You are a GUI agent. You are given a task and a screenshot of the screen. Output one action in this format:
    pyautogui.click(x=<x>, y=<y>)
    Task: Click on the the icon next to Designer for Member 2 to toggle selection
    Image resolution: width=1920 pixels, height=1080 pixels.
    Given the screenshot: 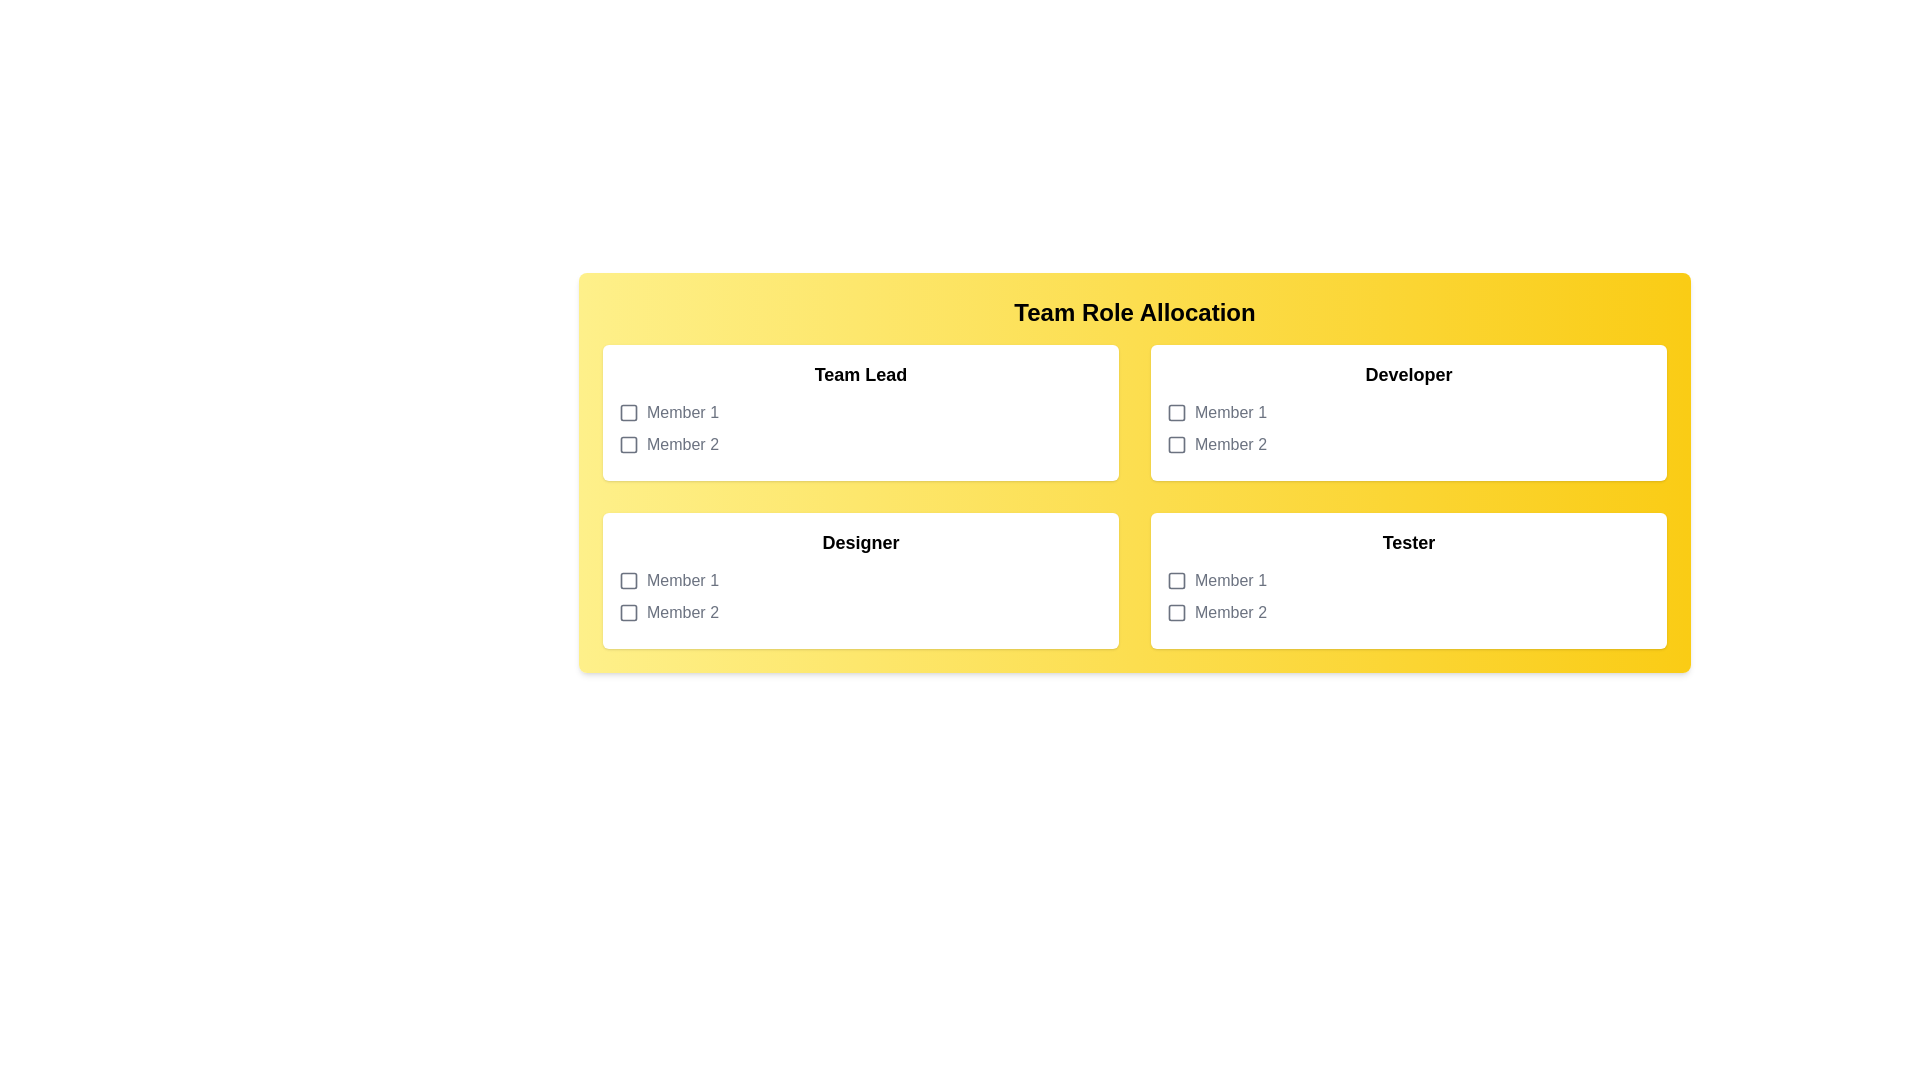 What is the action you would take?
    pyautogui.click(x=627, y=612)
    